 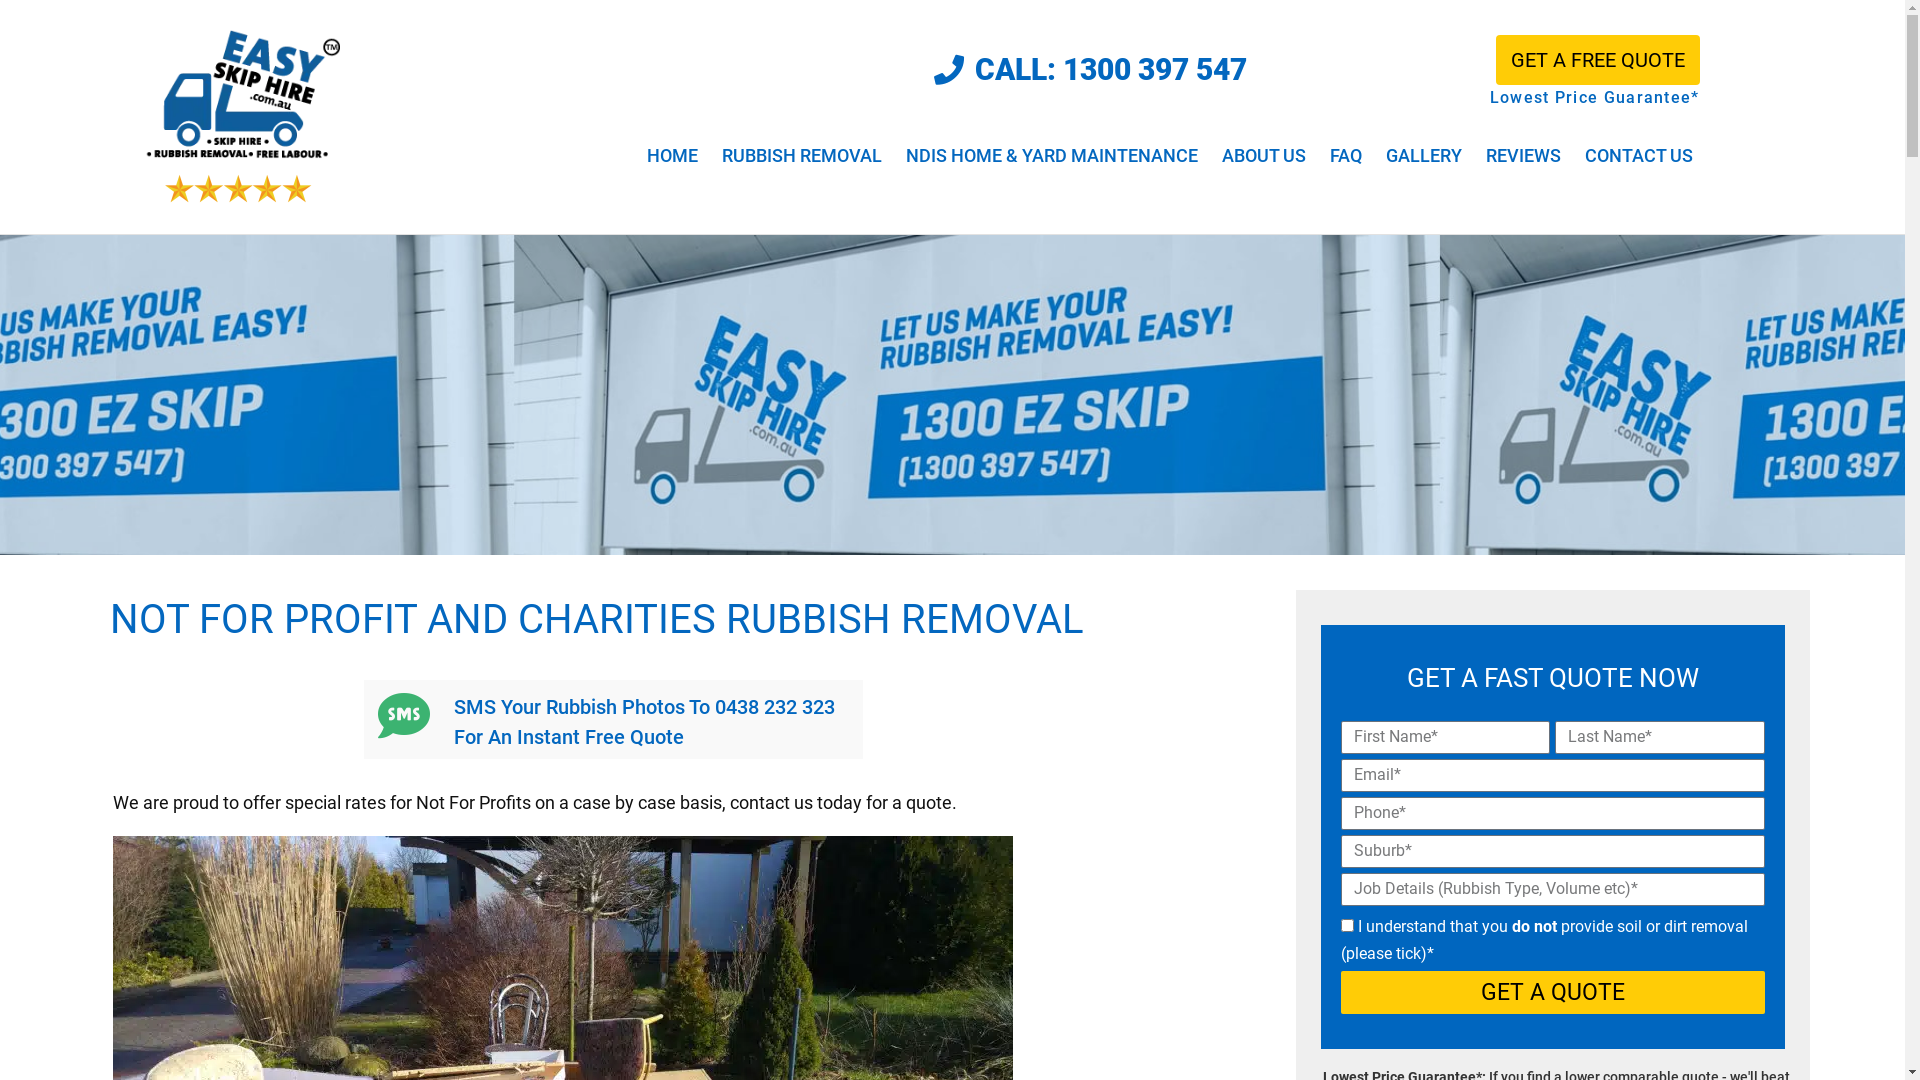 I want to click on 'CONTACT US', so click(x=1638, y=154).